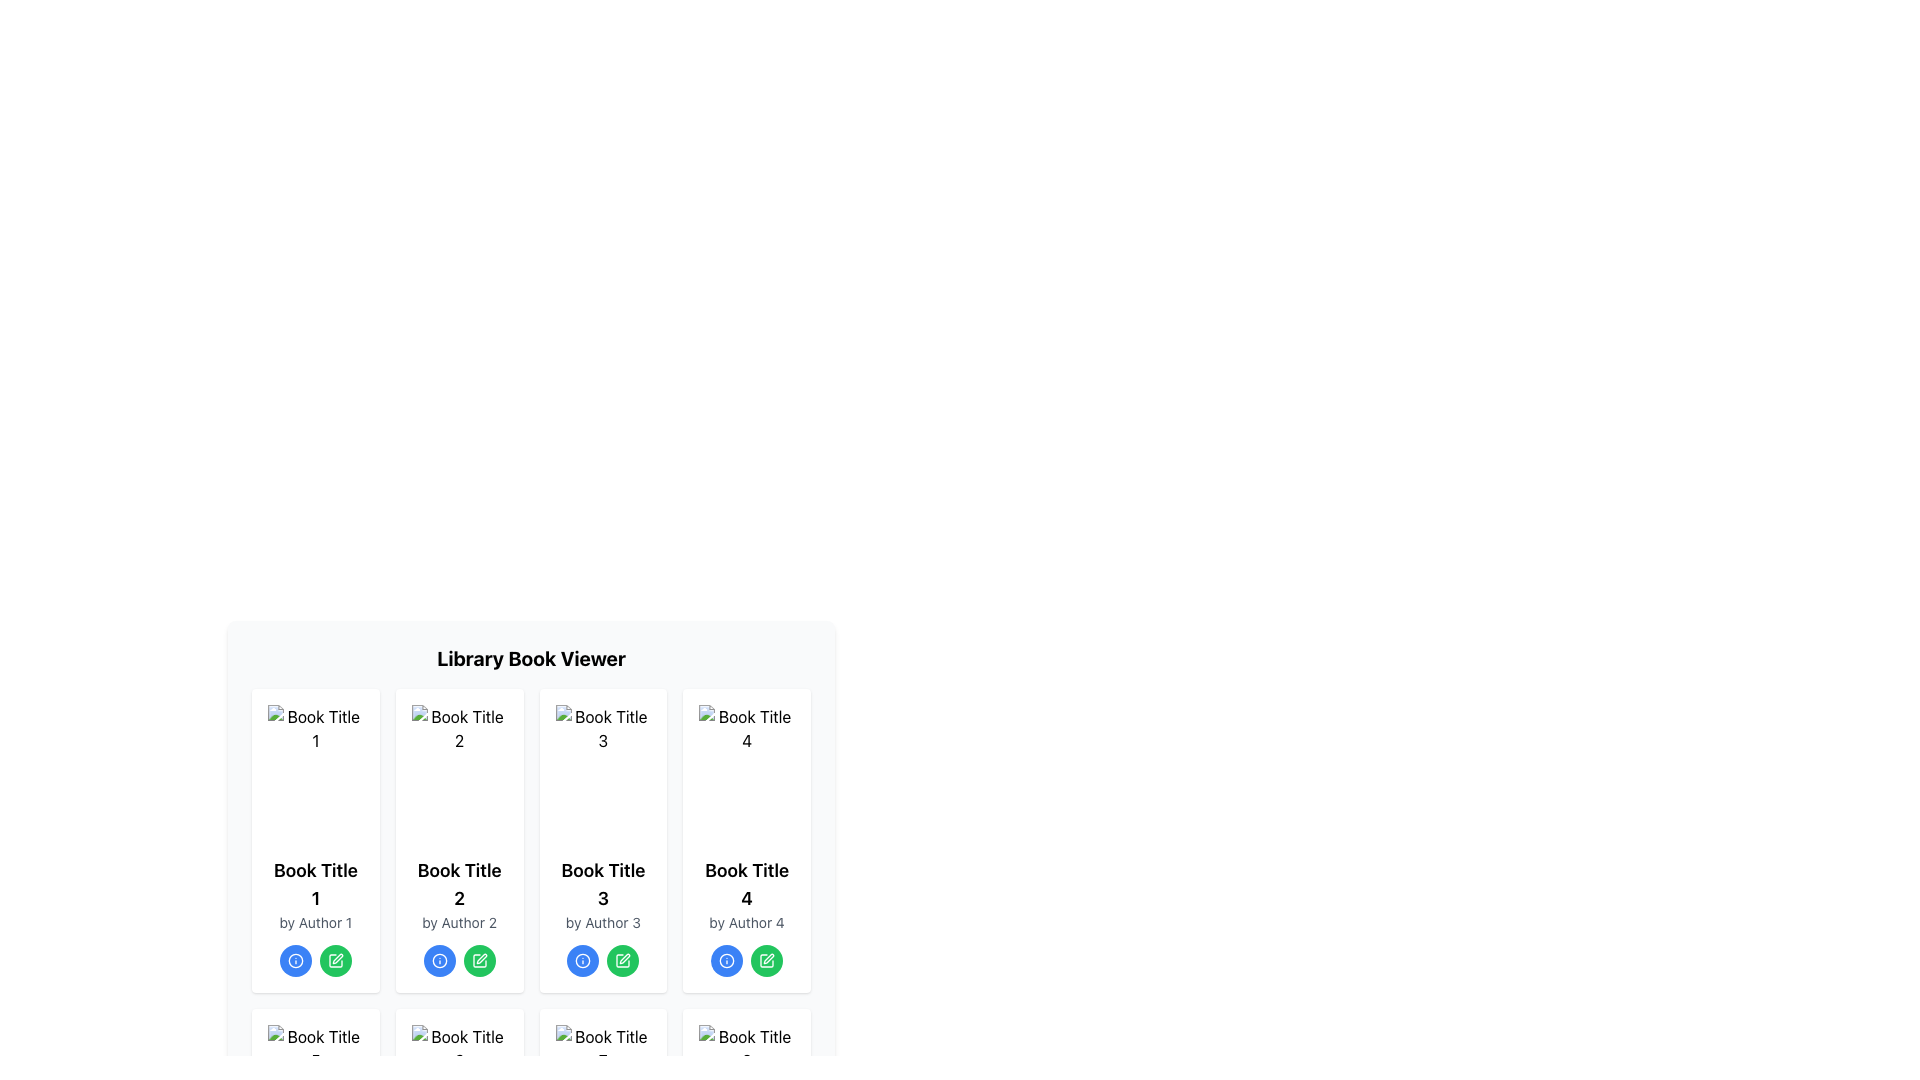 The width and height of the screenshot is (1920, 1080). What do you see at coordinates (335, 959) in the screenshot?
I see `the green circular button with a white pen icon inside` at bounding box center [335, 959].